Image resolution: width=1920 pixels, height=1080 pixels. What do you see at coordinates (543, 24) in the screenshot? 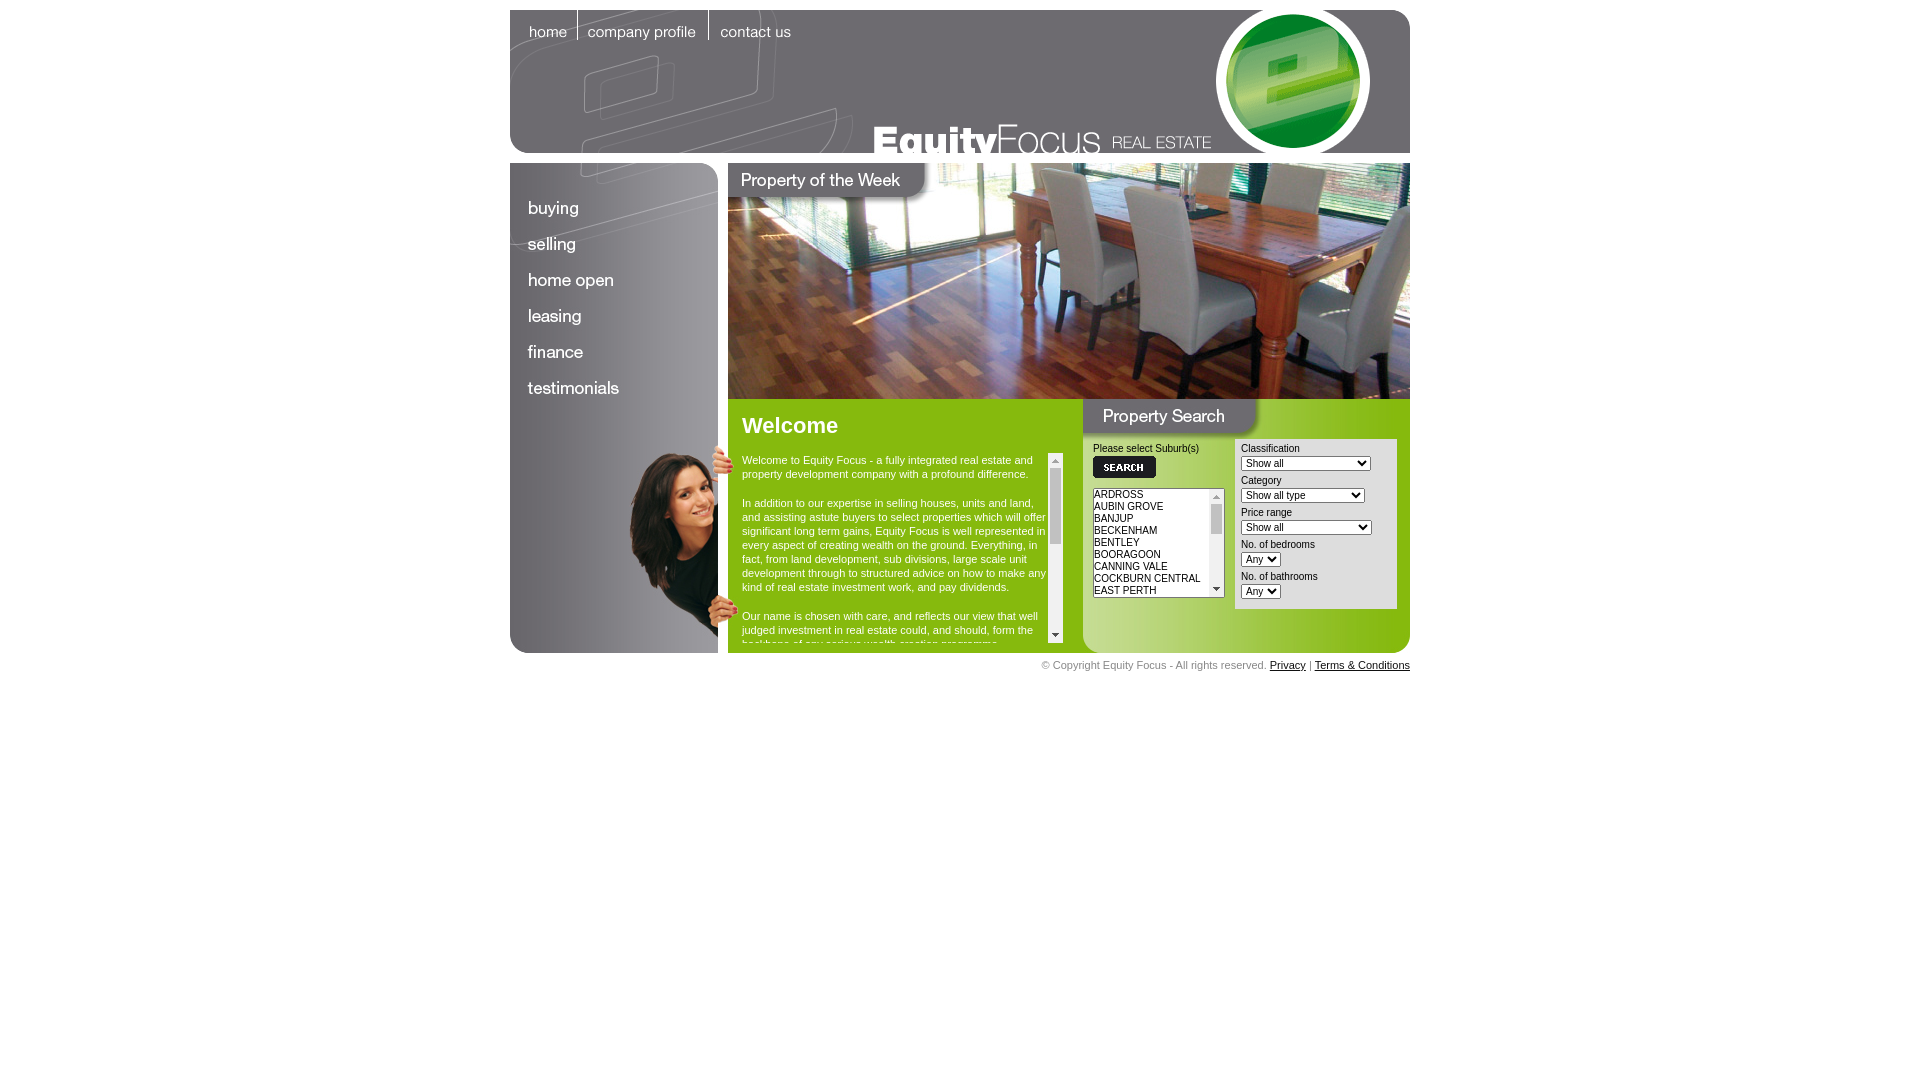
I see `'home'` at bounding box center [543, 24].